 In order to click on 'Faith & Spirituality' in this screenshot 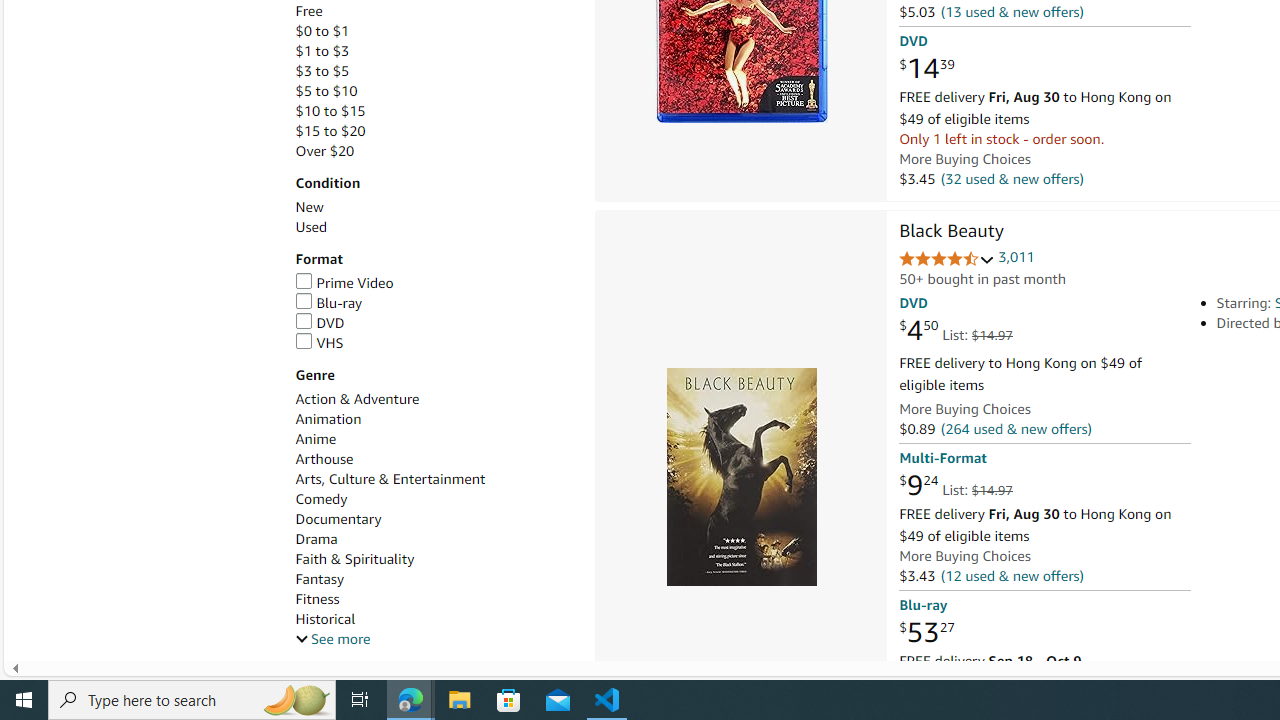, I will do `click(354, 559)`.